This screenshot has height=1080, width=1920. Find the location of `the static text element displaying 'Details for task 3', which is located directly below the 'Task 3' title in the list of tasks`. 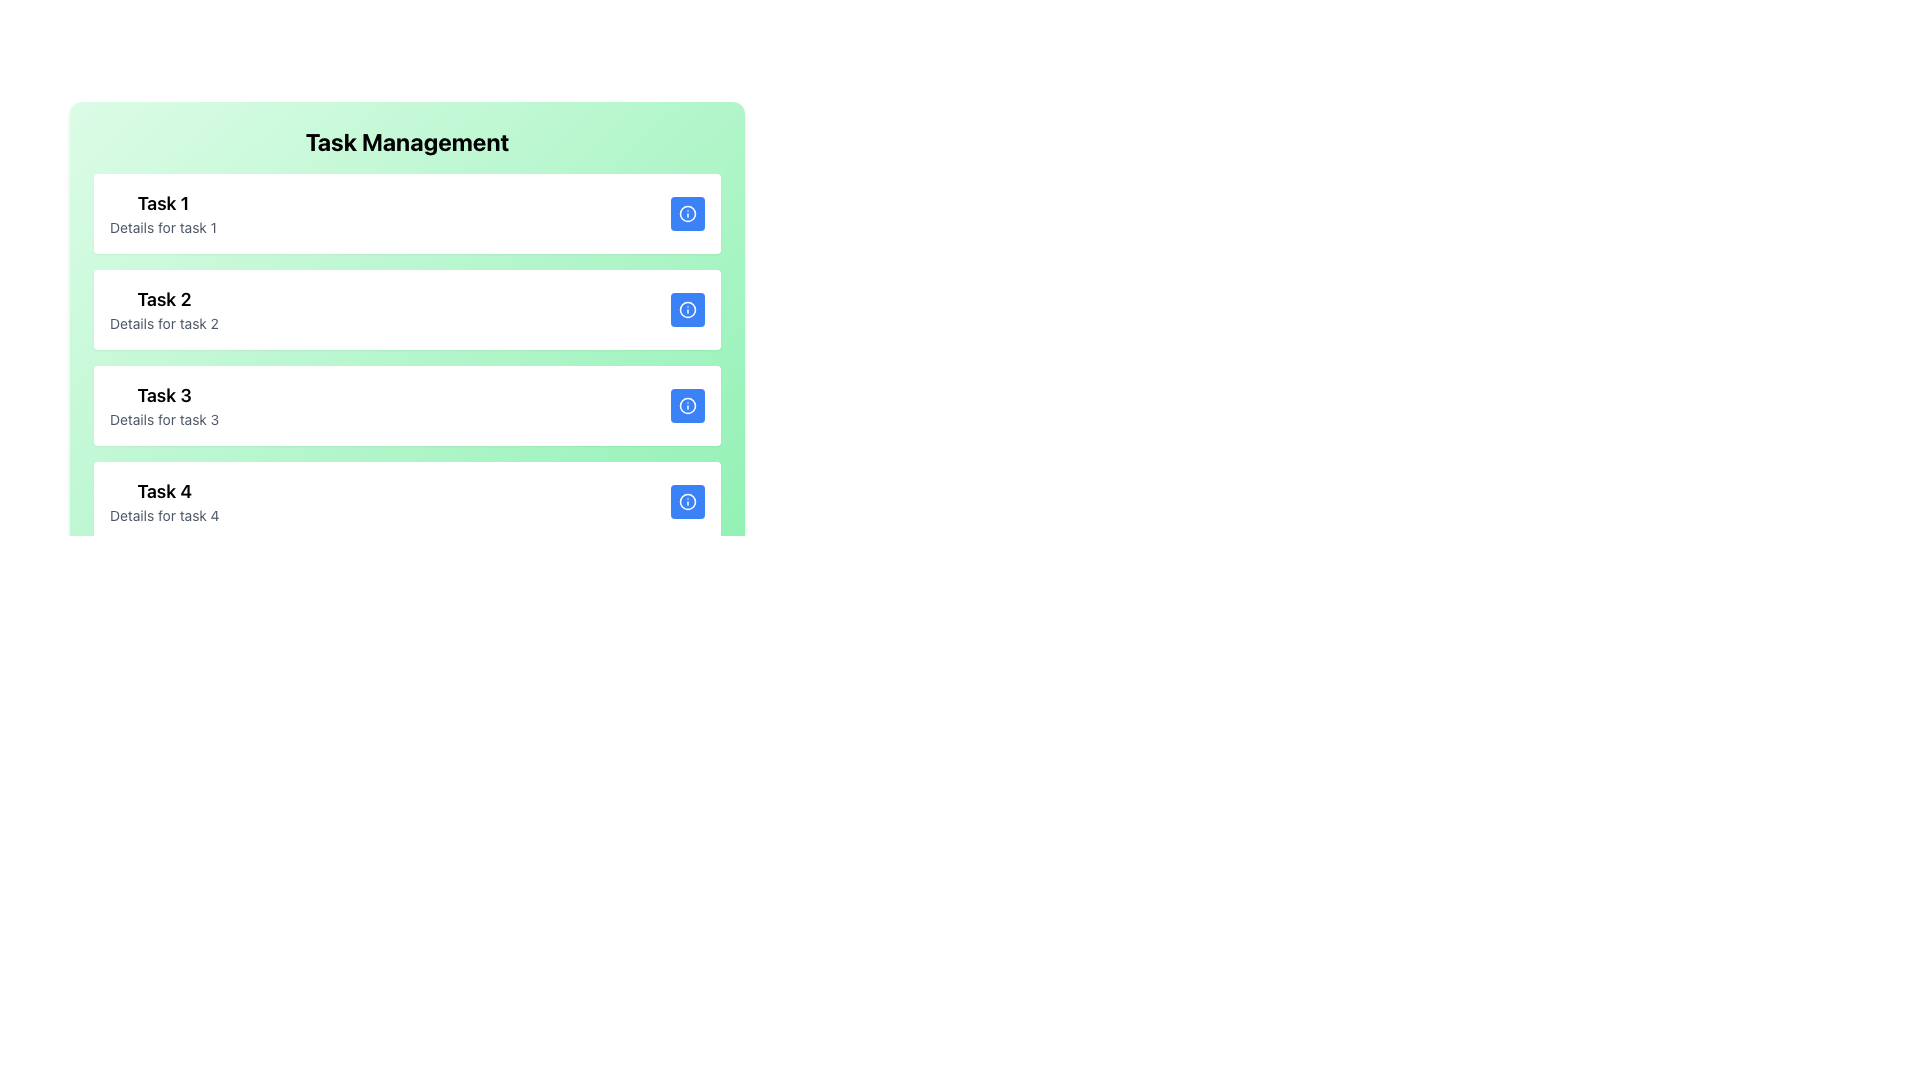

the static text element displaying 'Details for task 3', which is located directly below the 'Task 3' title in the list of tasks is located at coordinates (164, 419).